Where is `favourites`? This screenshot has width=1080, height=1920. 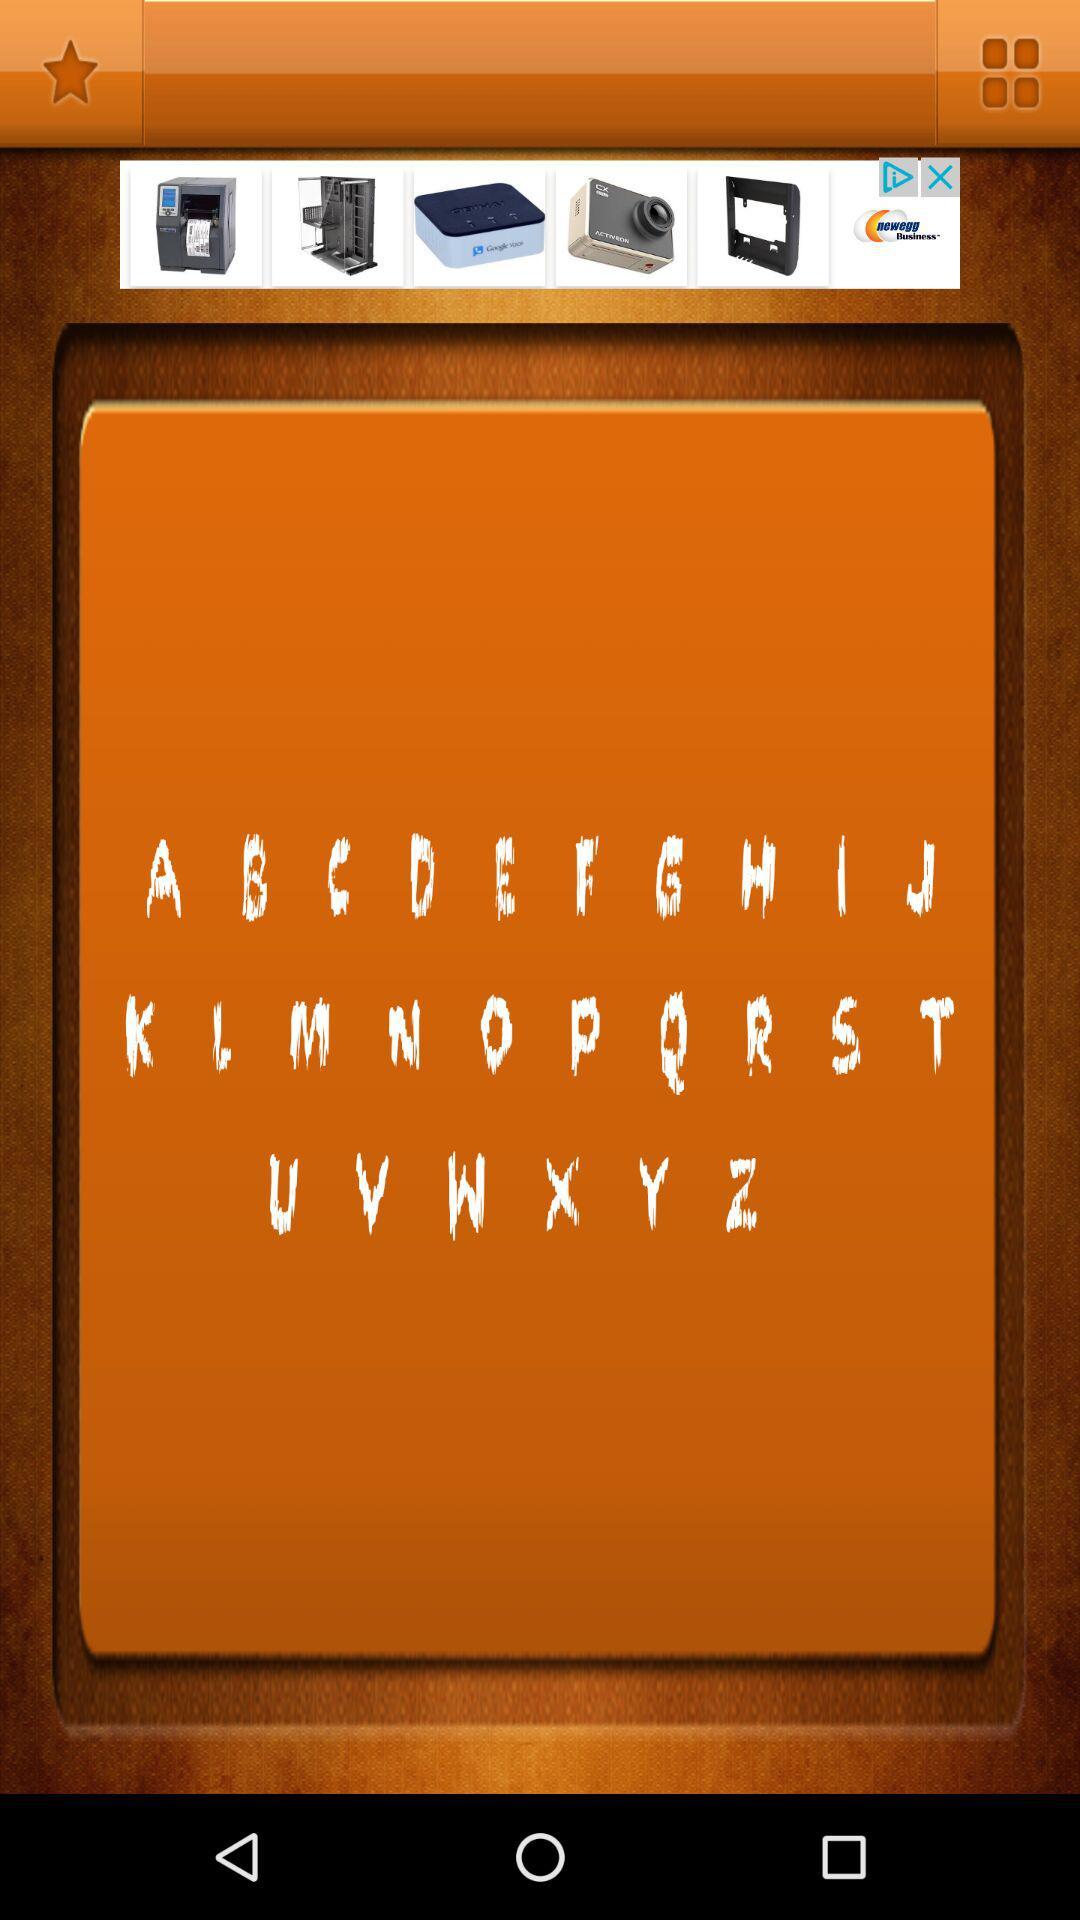 favourites is located at coordinates (71, 72).